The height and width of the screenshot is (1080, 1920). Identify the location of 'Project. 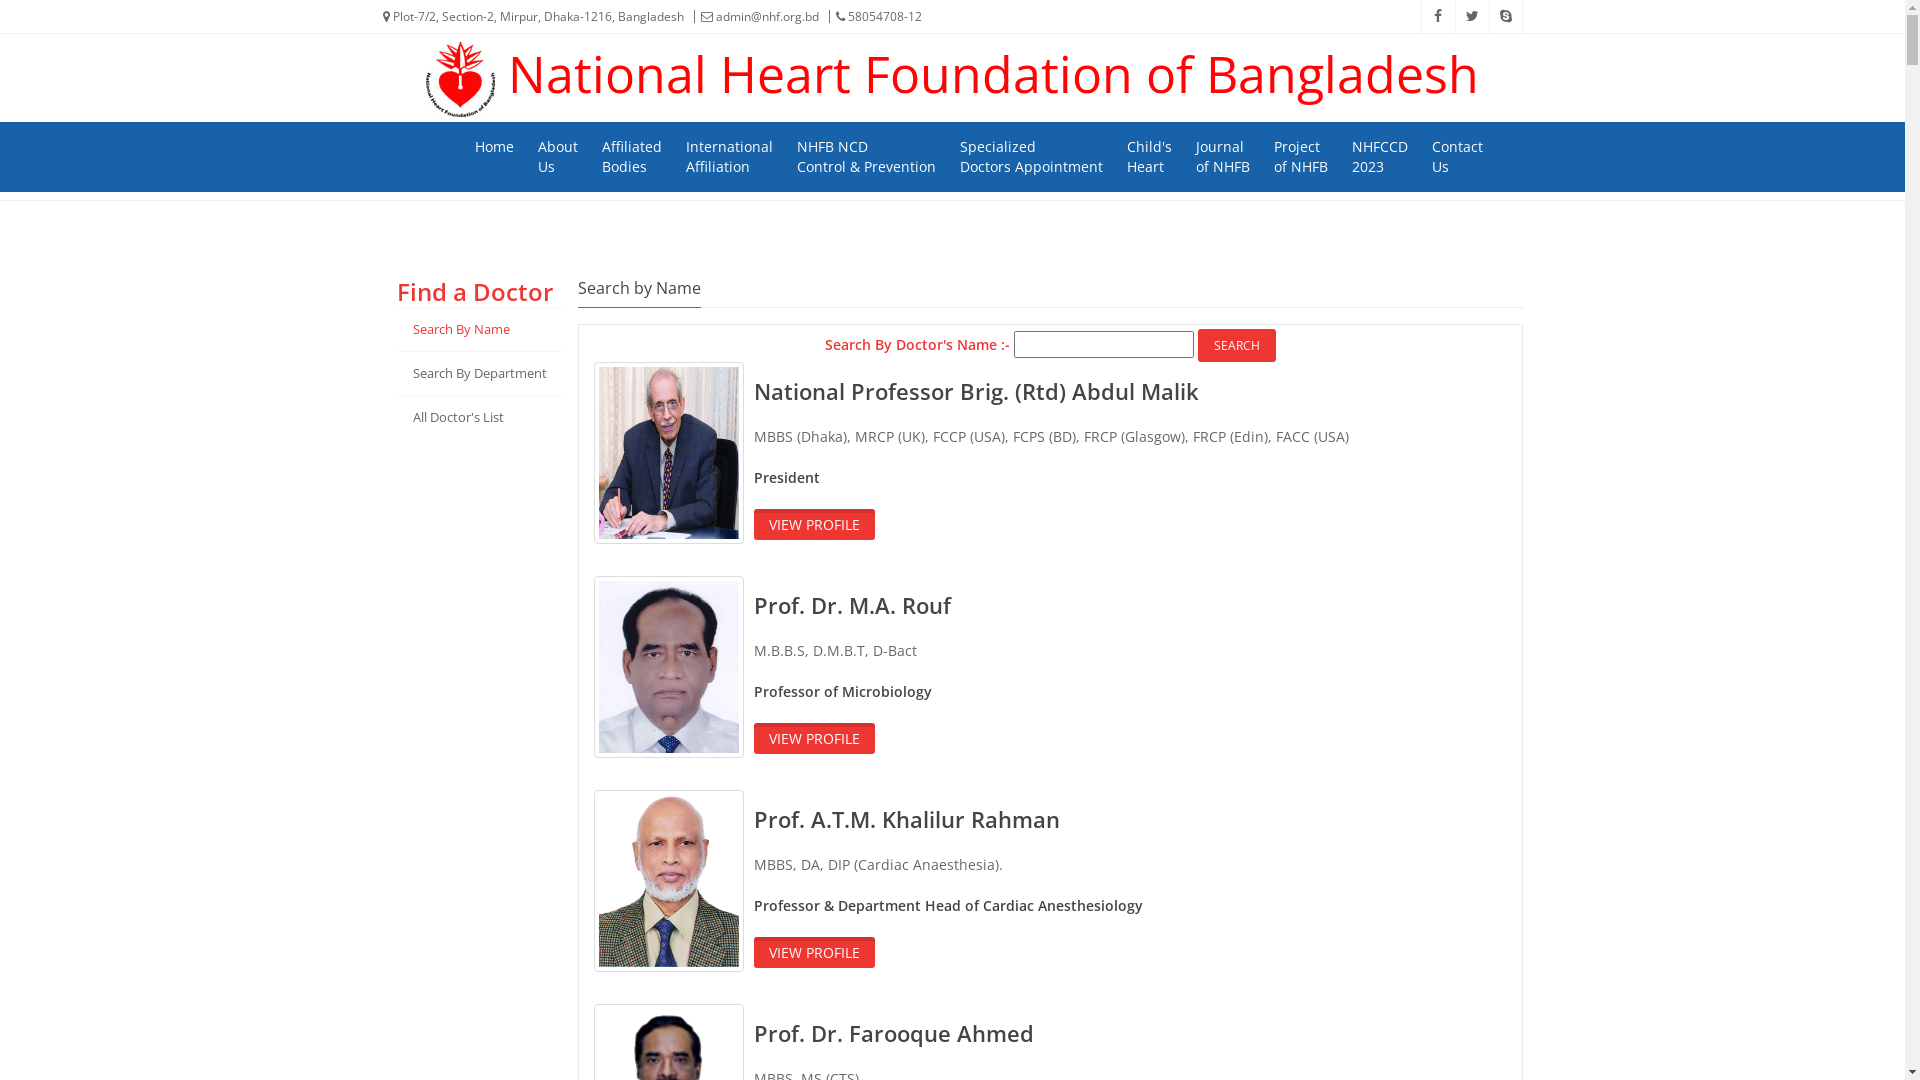
(1300, 156).